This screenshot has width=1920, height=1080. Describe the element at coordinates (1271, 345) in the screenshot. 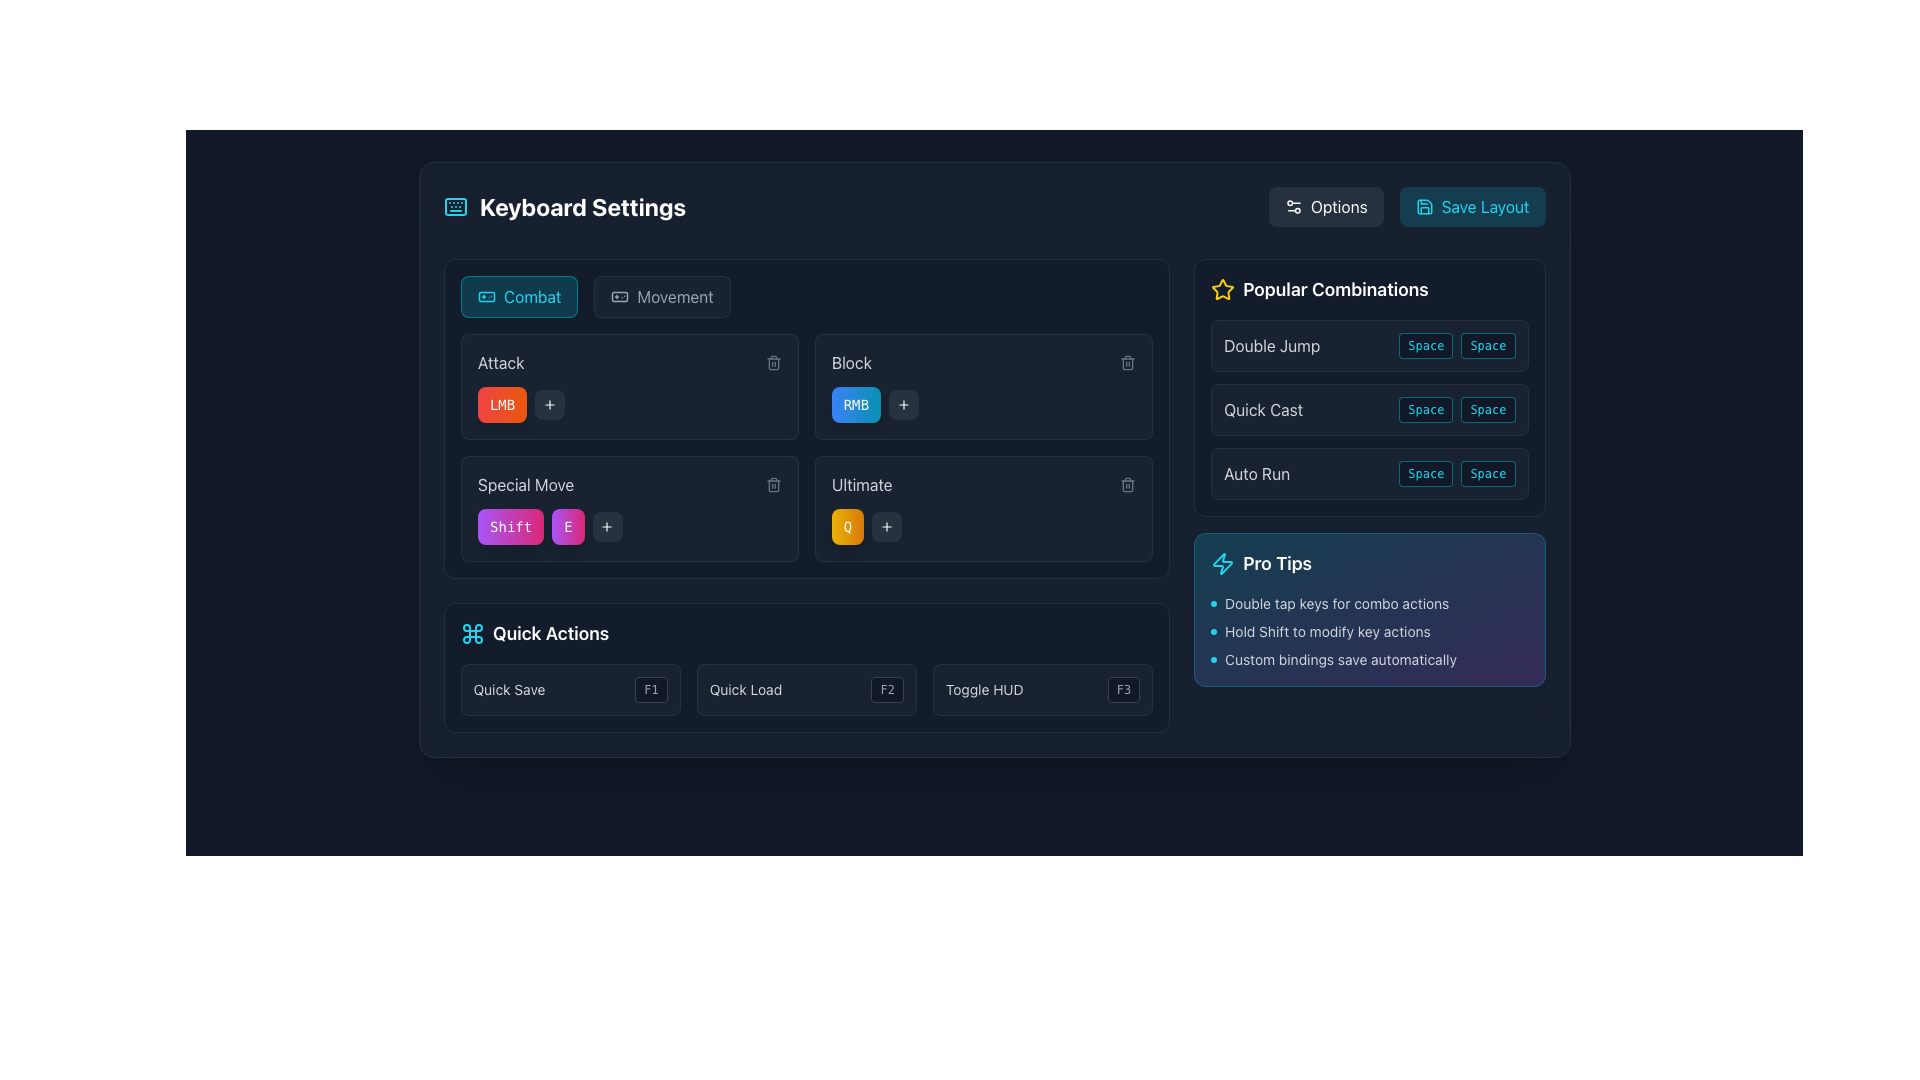

I see `the text label 'Double Jump' styled in light gray, located in the 'Popular Combinations' section on the right side of the interface` at that location.